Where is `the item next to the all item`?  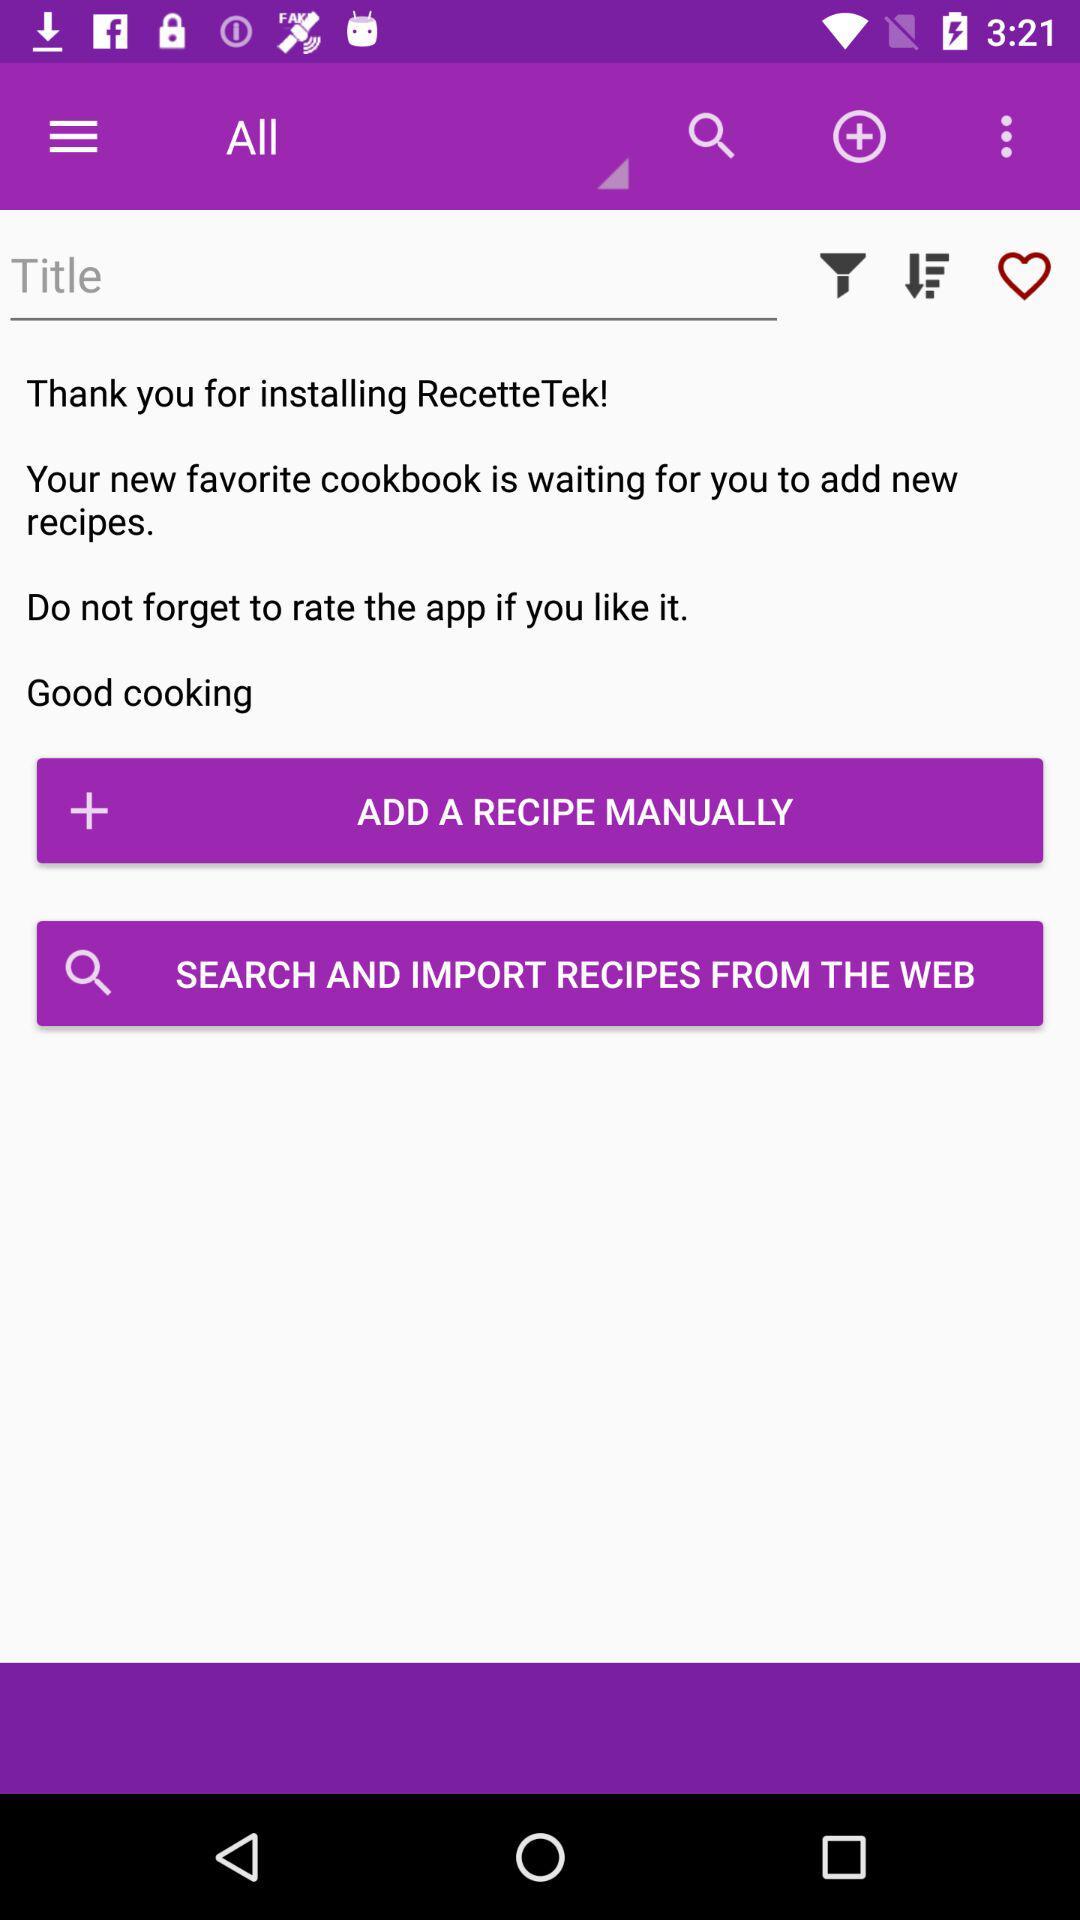 the item next to the all item is located at coordinates (72, 135).